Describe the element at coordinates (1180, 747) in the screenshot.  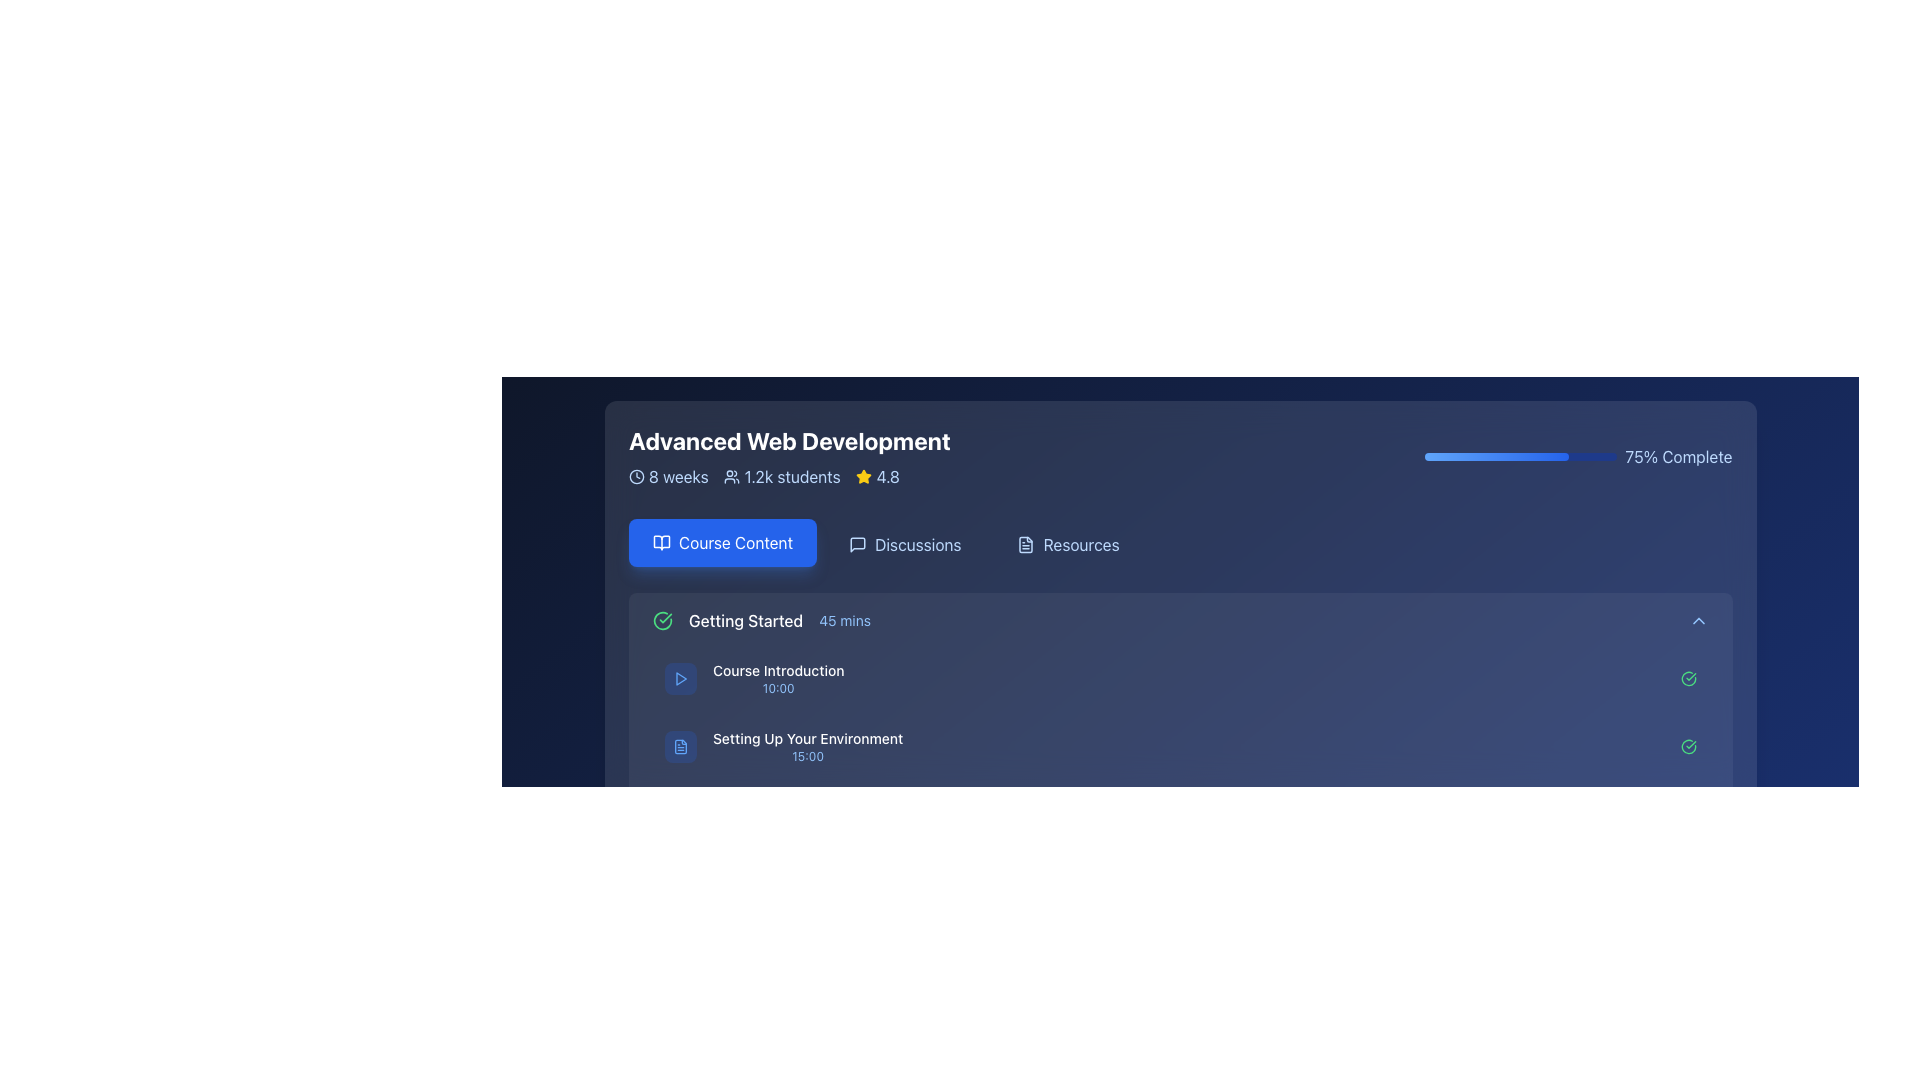
I see `the course module list item titled 'Setting Up Your Environment' to perform an action` at that location.